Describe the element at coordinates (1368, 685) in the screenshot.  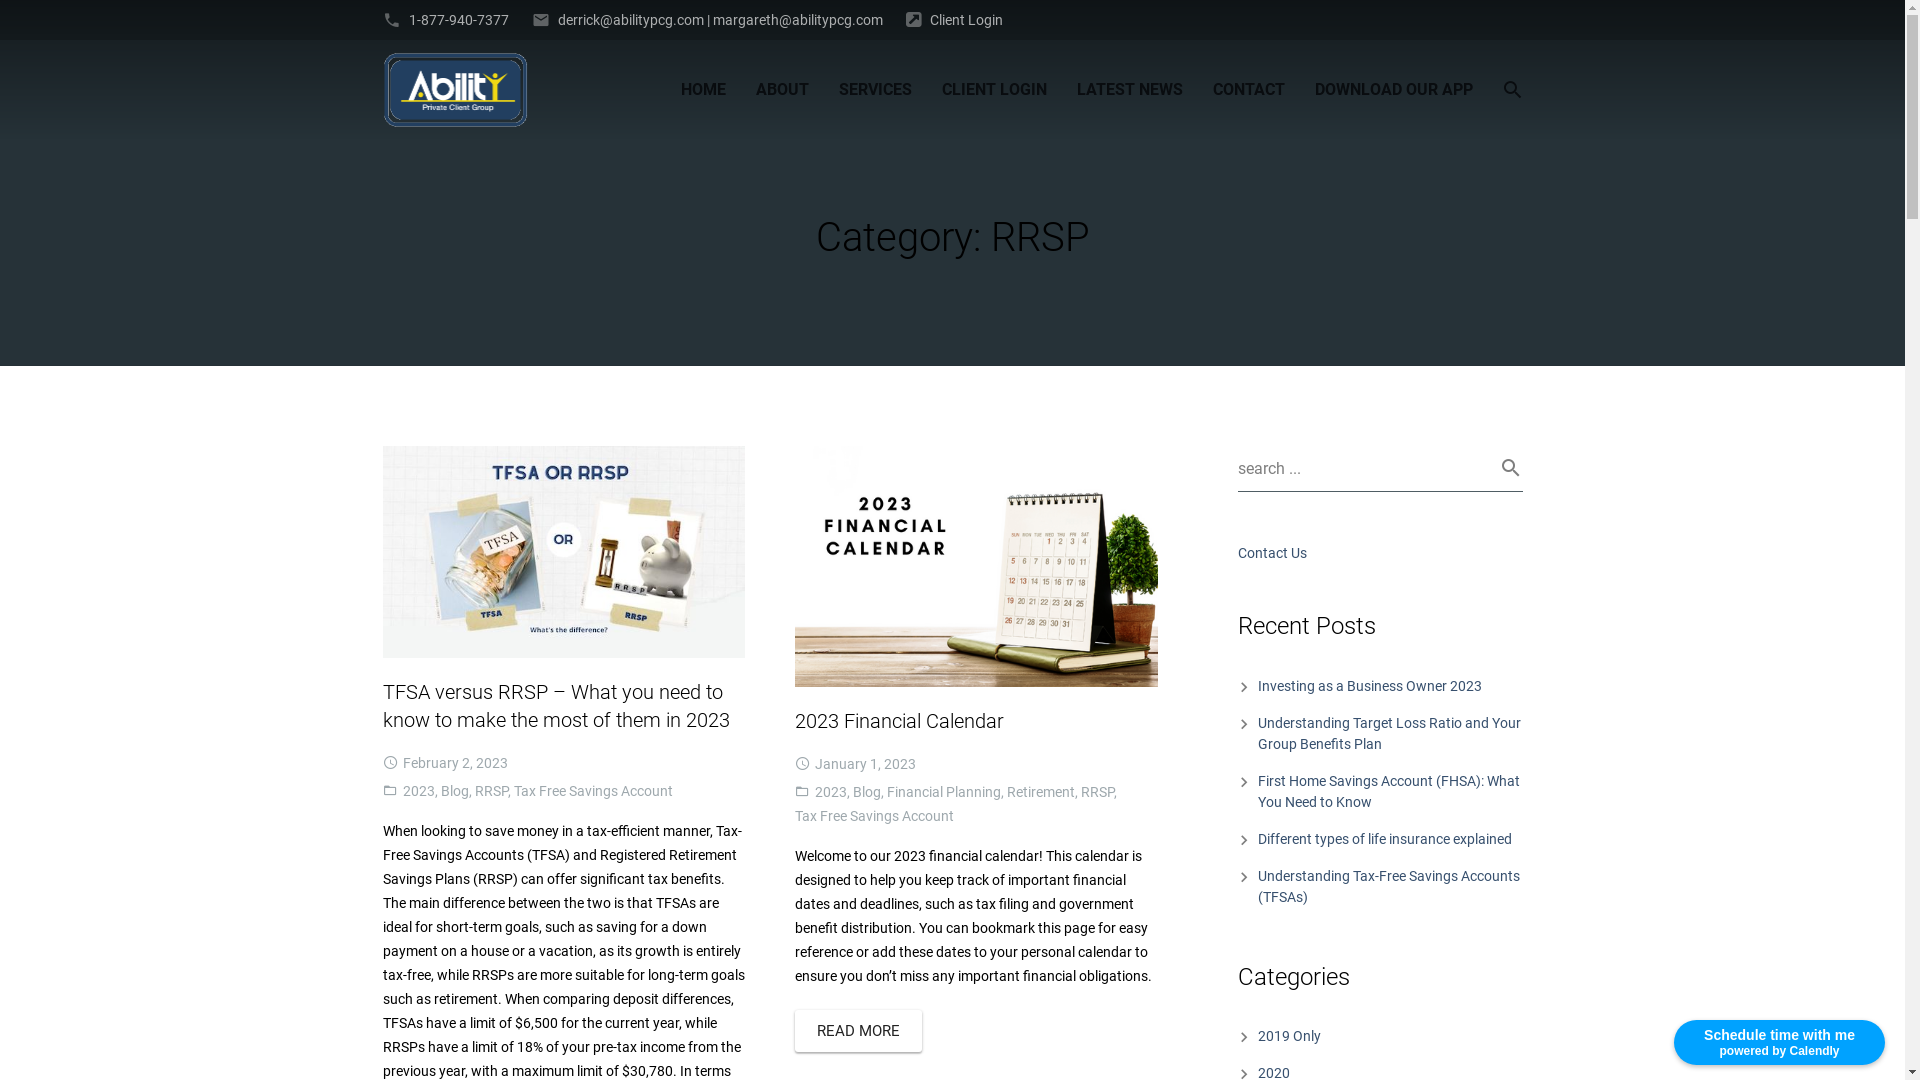
I see `'Investing as a Business Owner 2023'` at that location.